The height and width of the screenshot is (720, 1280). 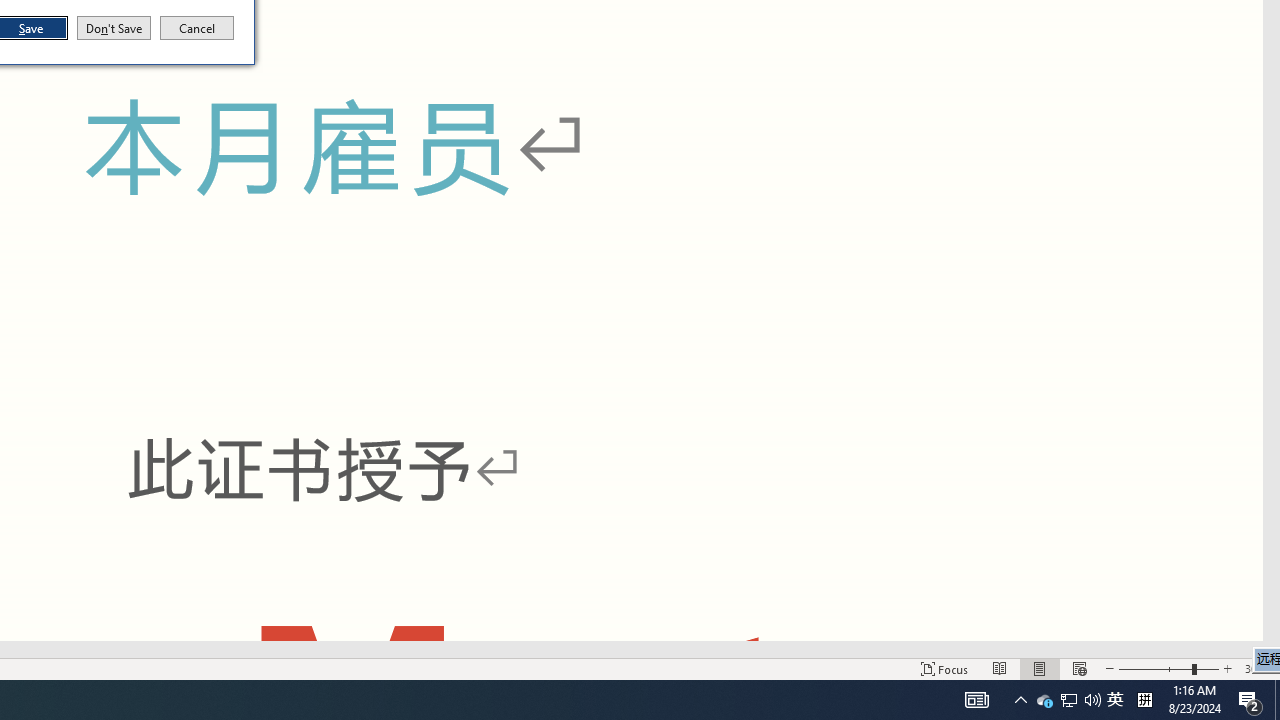 What do you see at coordinates (1257, 669) in the screenshot?
I see `'Zoom 308%'` at bounding box center [1257, 669].